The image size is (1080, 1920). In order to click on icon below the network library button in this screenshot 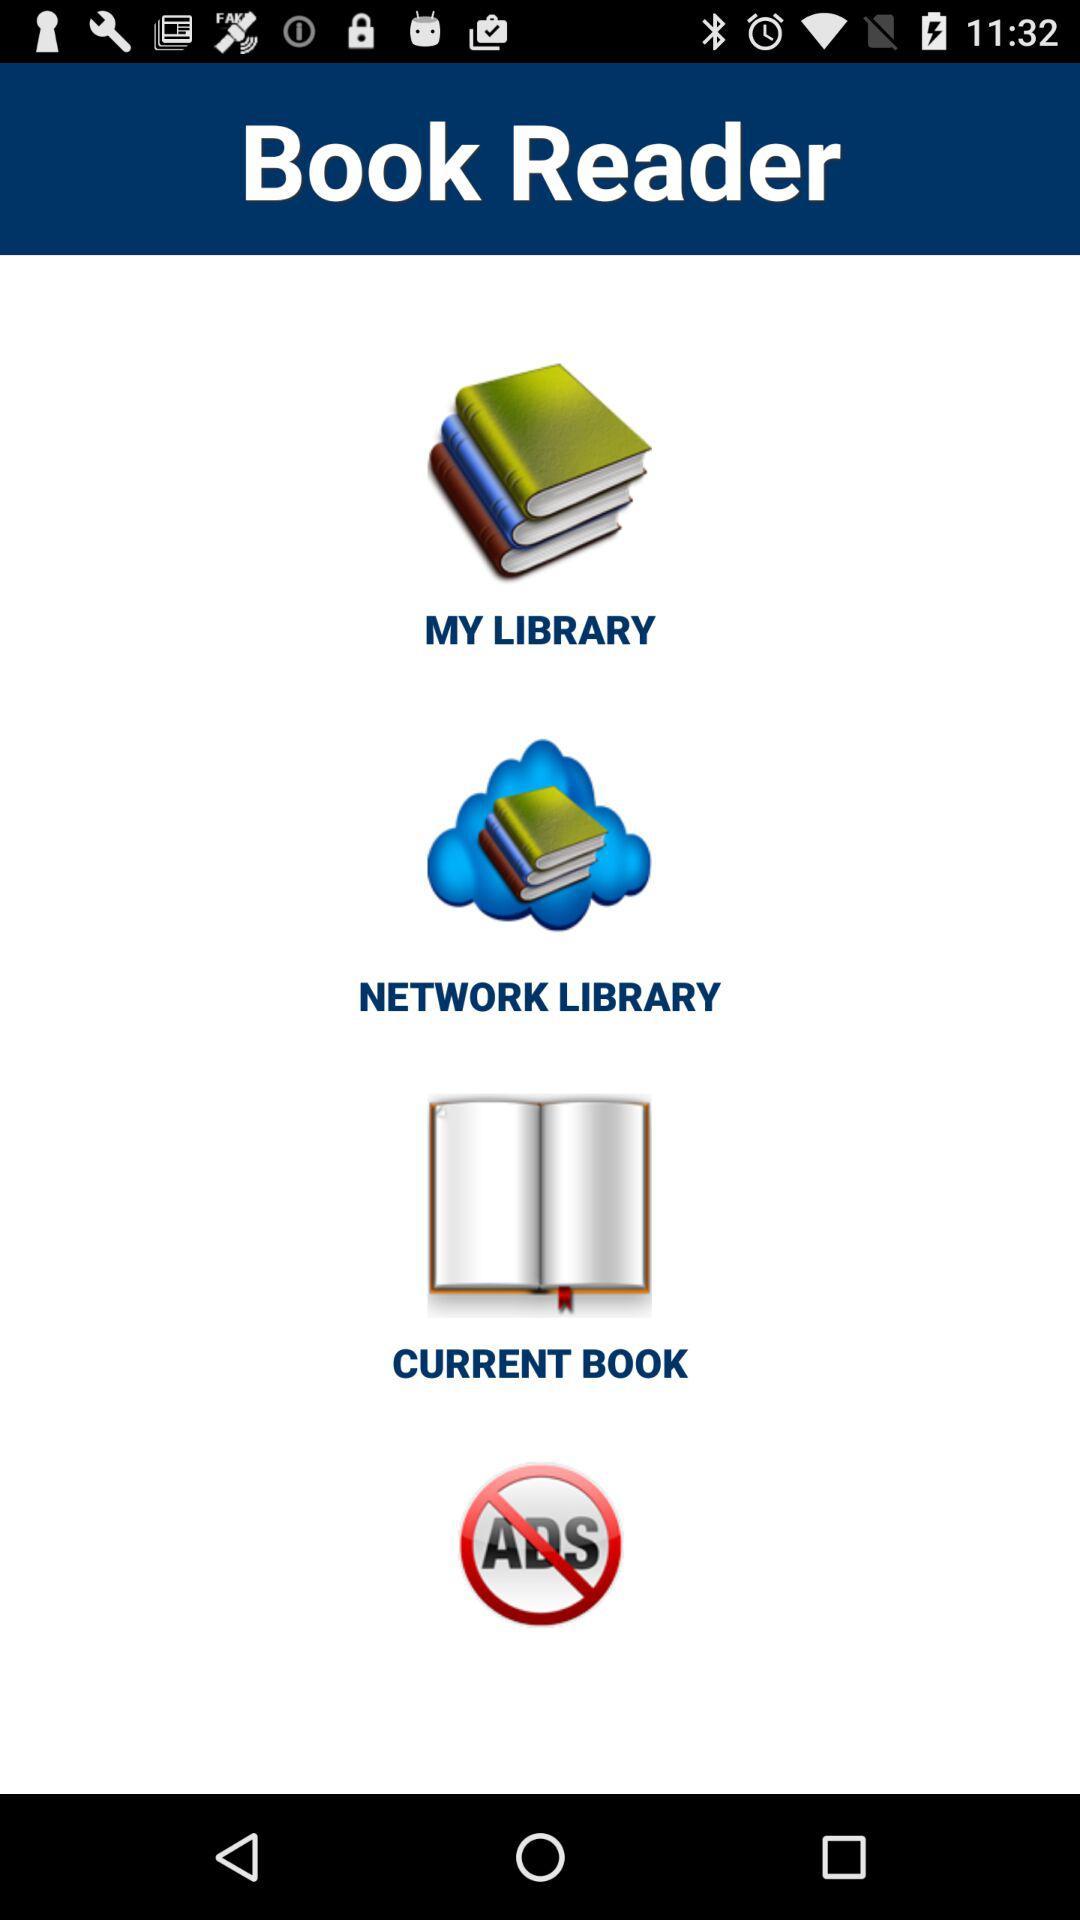, I will do `click(540, 1249)`.